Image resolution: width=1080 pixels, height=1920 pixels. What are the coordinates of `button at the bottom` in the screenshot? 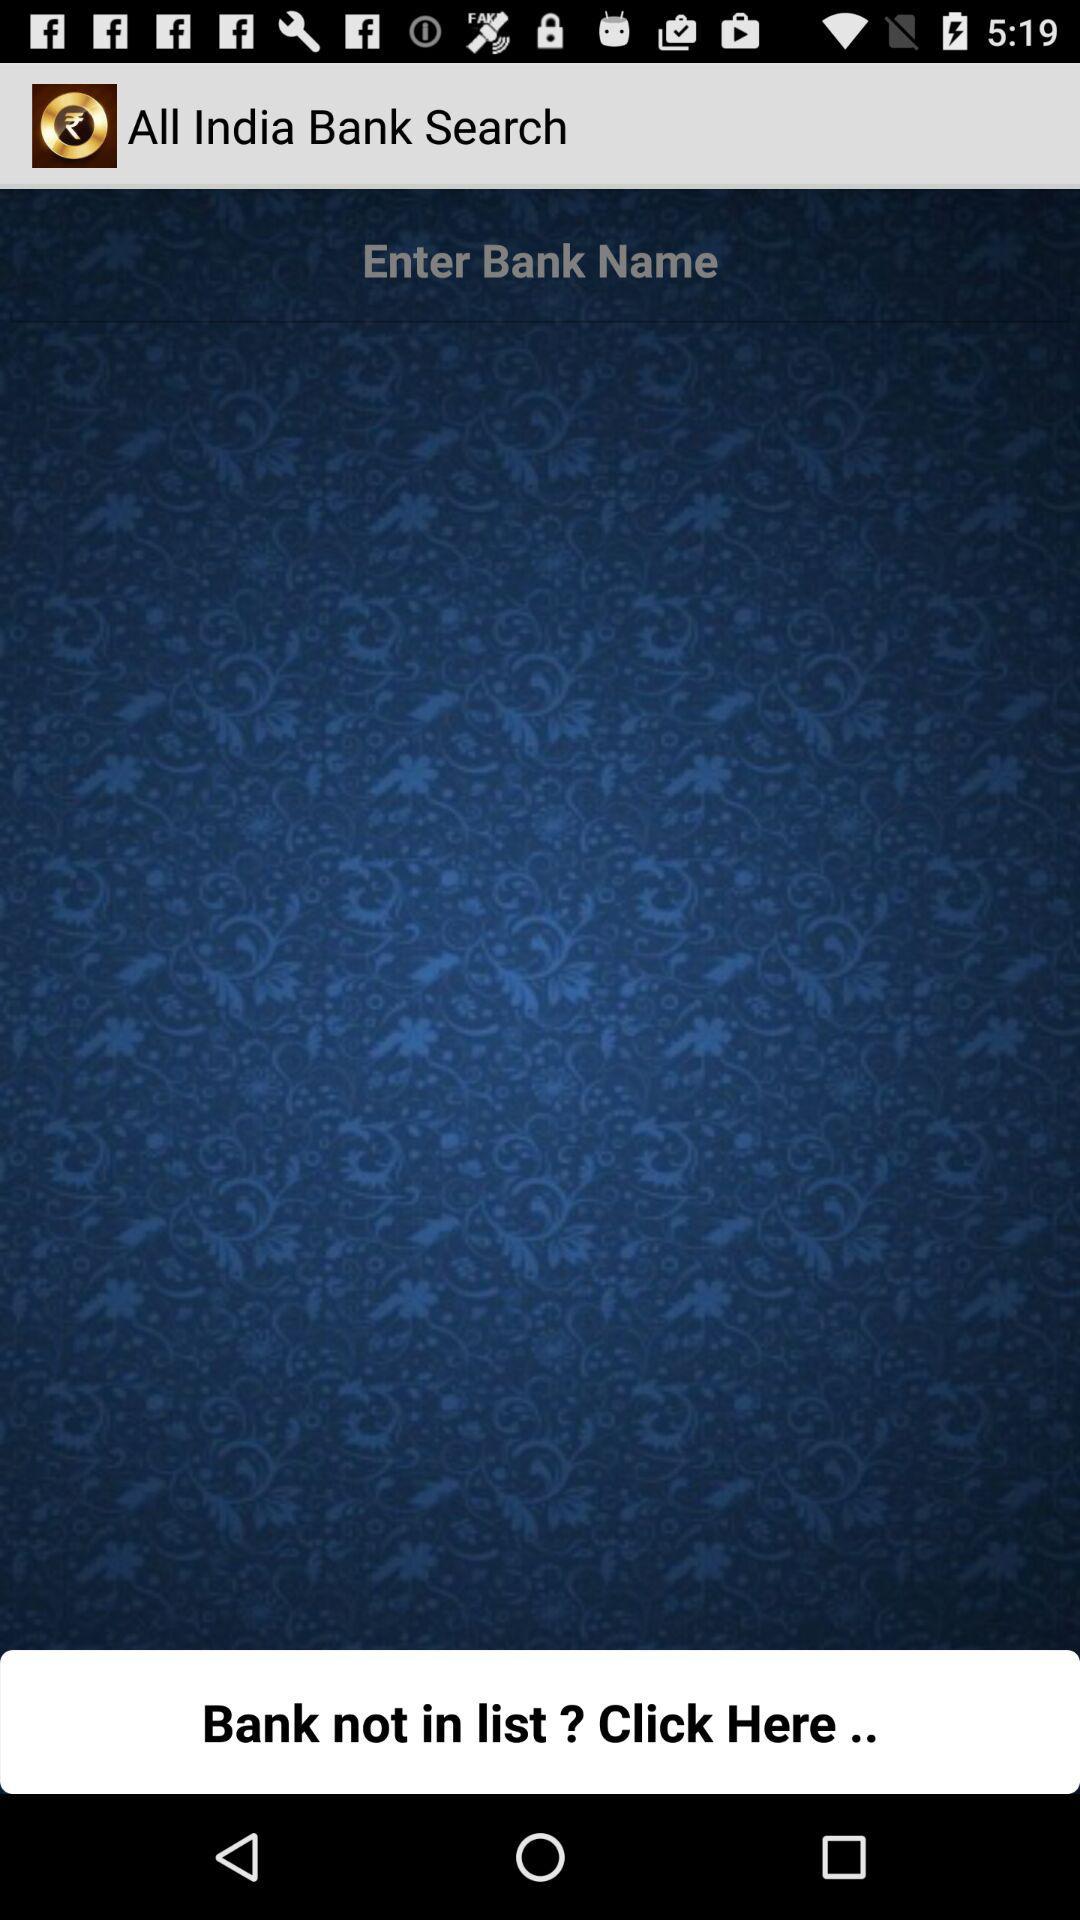 It's located at (540, 1721).